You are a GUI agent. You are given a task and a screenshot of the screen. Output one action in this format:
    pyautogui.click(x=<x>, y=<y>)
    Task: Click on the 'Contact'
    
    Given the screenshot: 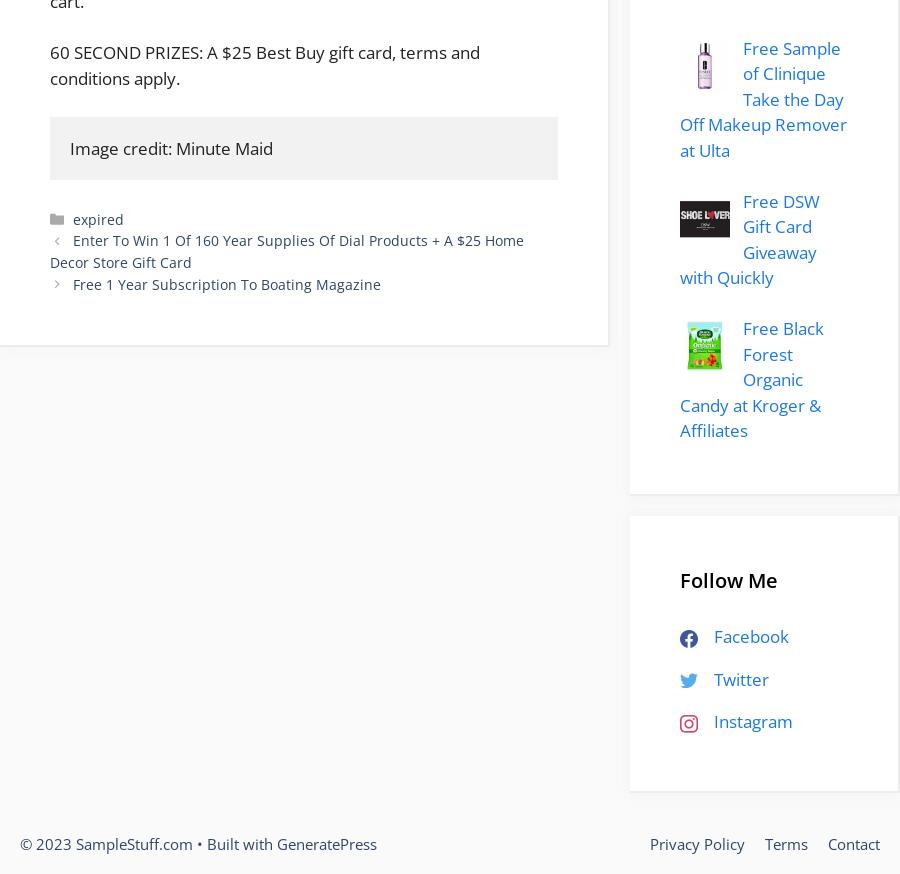 What is the action you would take?
    pyautogui.click(x=828, y=842)
    